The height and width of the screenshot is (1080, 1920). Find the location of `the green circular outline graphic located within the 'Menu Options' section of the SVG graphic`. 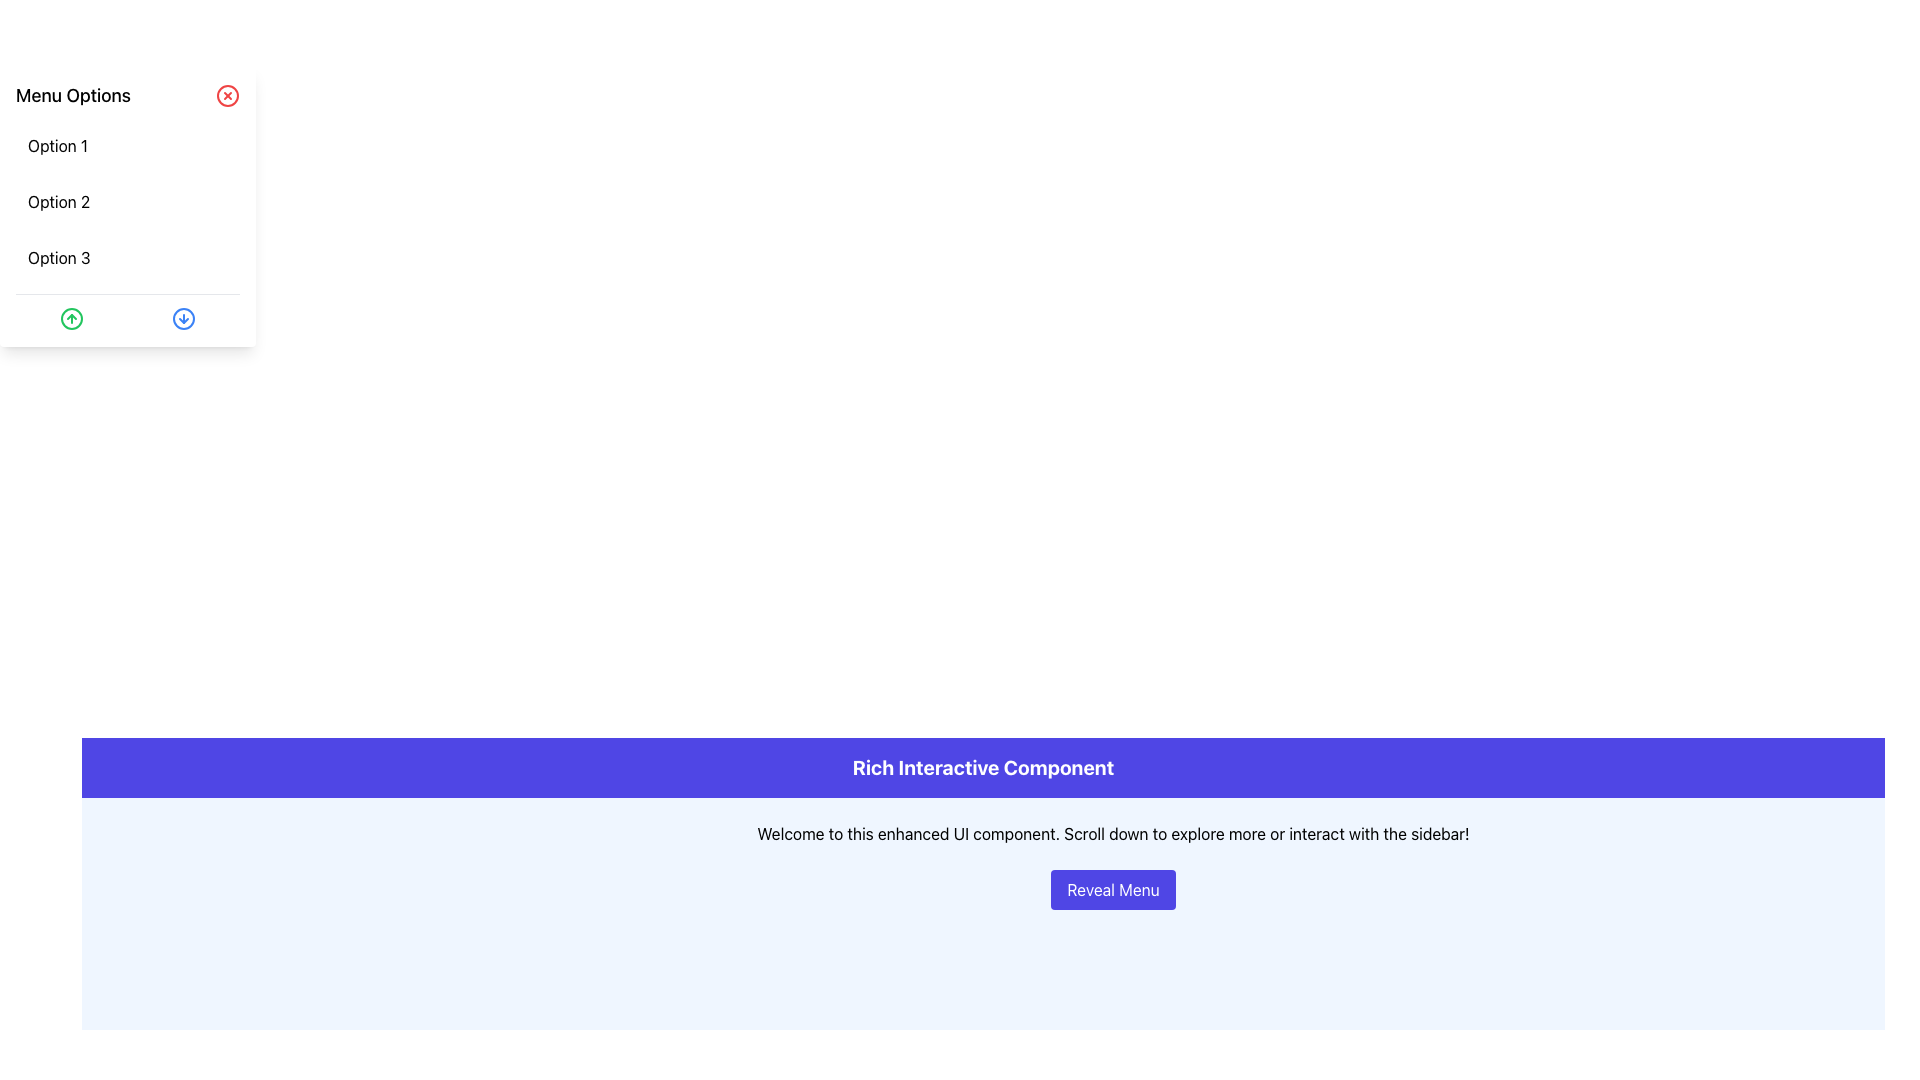

the green circular outline graphic located within the 'Menu Options' section of the SVG graphic is located at coordinates (72, 318).